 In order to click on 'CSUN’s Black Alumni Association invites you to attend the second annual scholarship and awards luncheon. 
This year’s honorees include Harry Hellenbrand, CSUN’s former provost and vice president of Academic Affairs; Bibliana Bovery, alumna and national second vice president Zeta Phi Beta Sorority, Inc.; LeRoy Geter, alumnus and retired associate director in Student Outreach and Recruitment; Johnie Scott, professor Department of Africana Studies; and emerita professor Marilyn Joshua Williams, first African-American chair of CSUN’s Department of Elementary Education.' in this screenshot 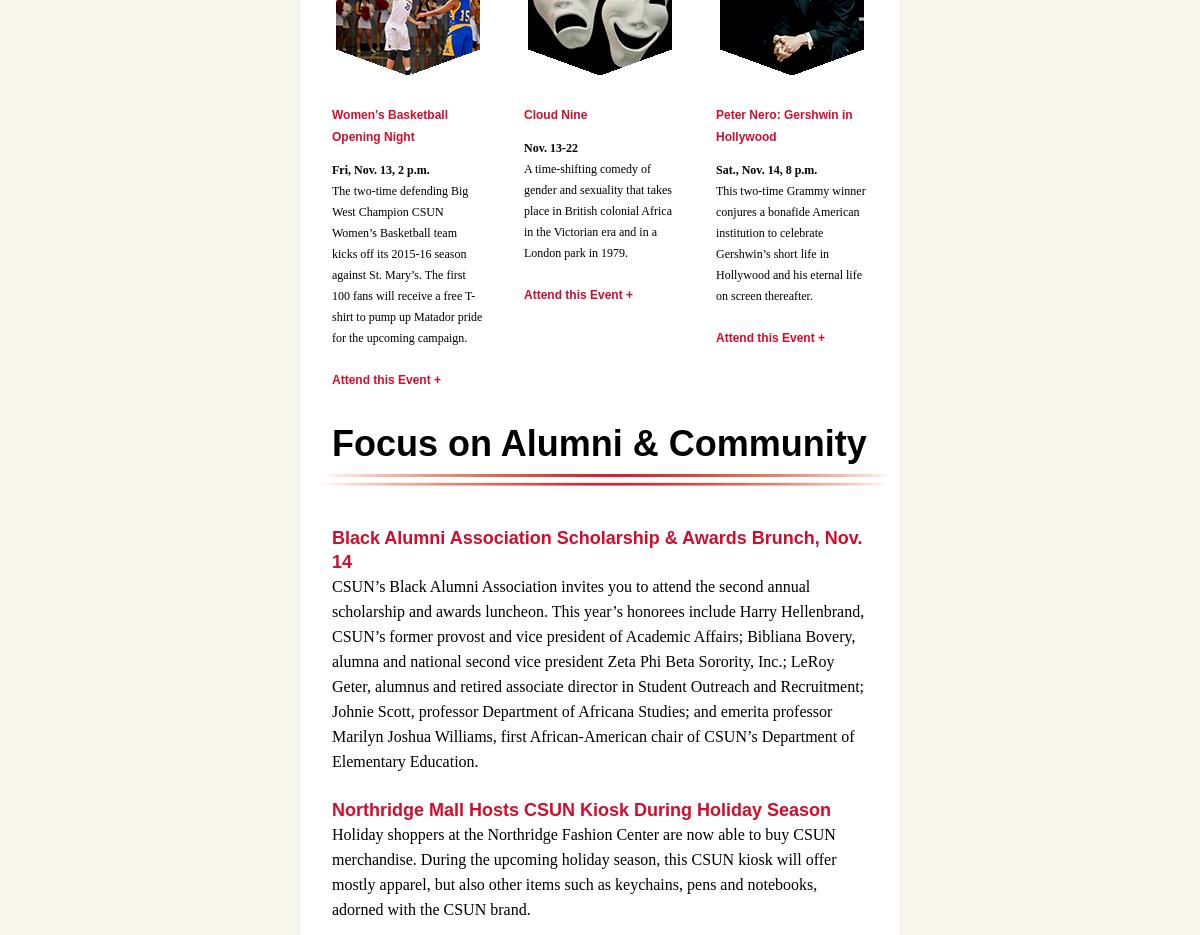, I will do `click(596, 674)`.